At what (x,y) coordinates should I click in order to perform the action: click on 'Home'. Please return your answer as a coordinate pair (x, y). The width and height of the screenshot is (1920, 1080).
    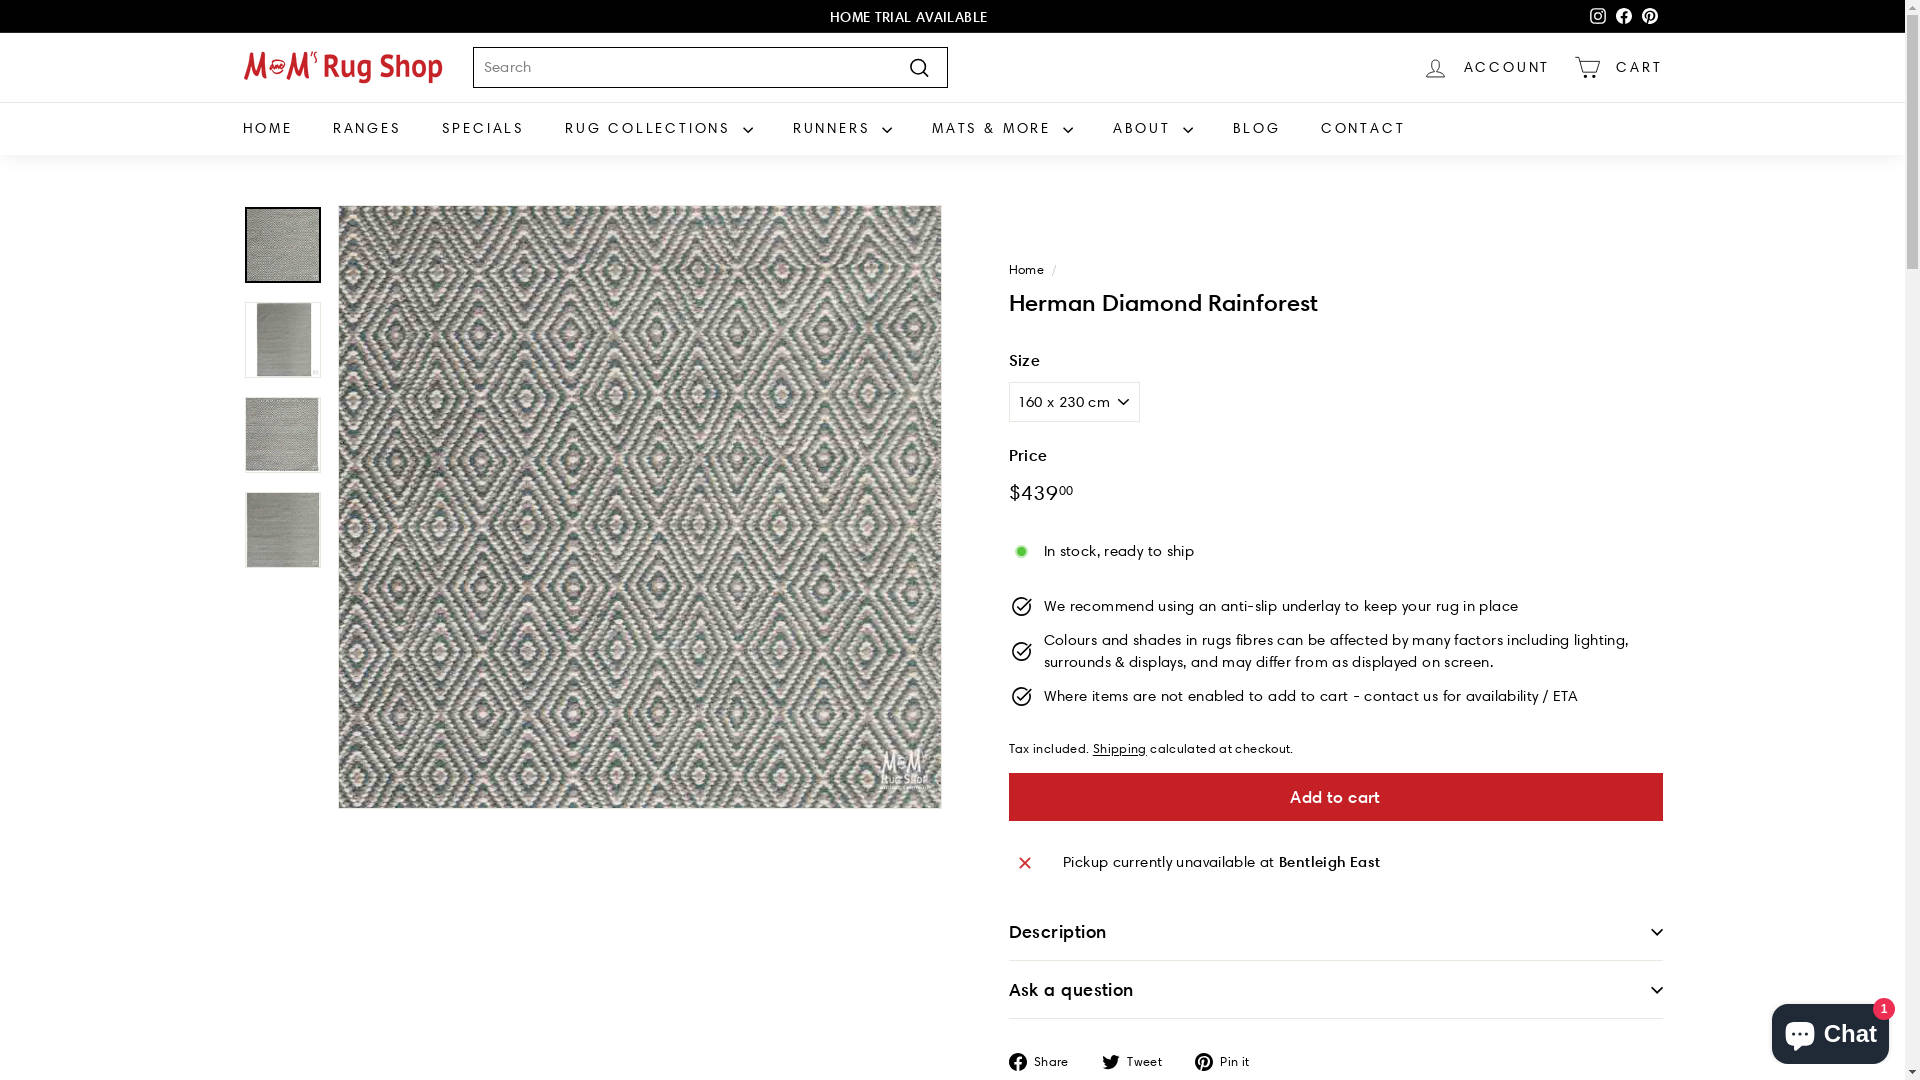
    Looking at the image, I should click on (1026, 268).